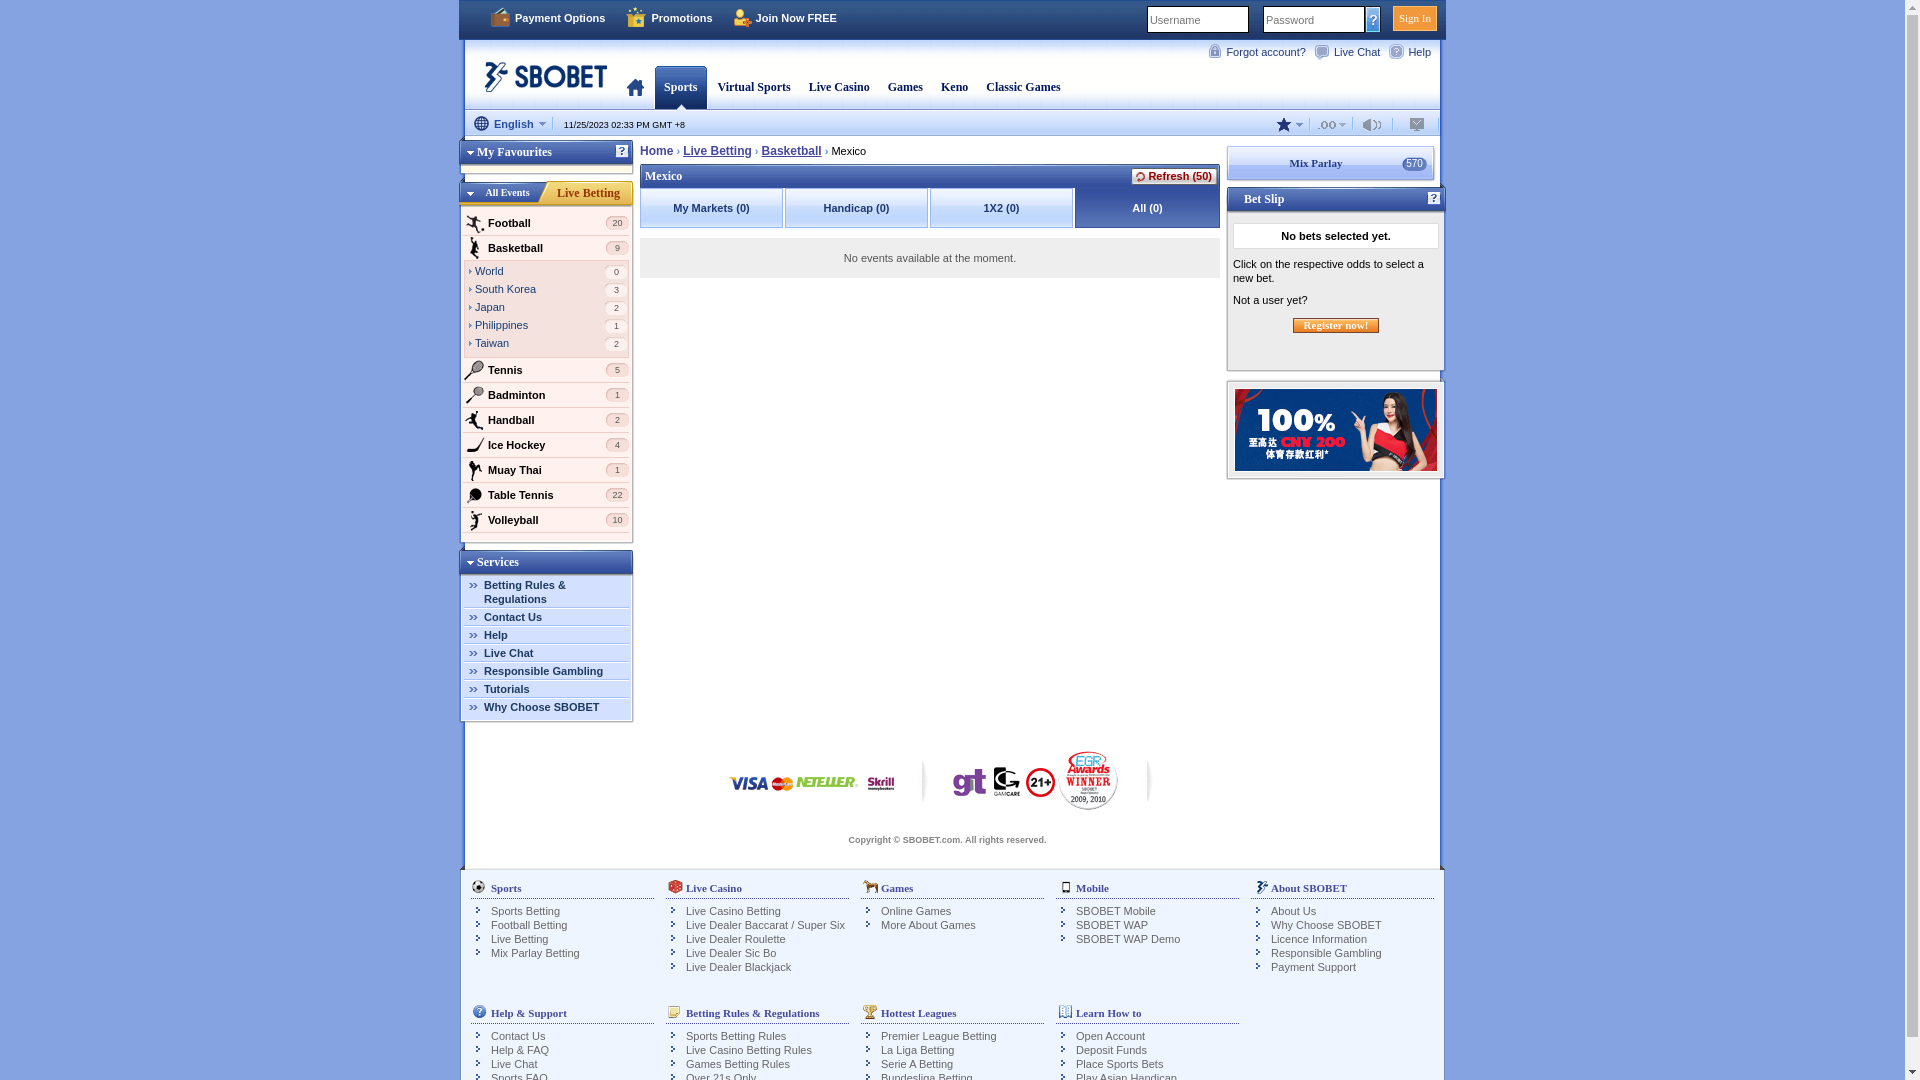 The height and width of the screenshot is (1080, 1920). I want to click on 'Online Games', so click(915, 910).